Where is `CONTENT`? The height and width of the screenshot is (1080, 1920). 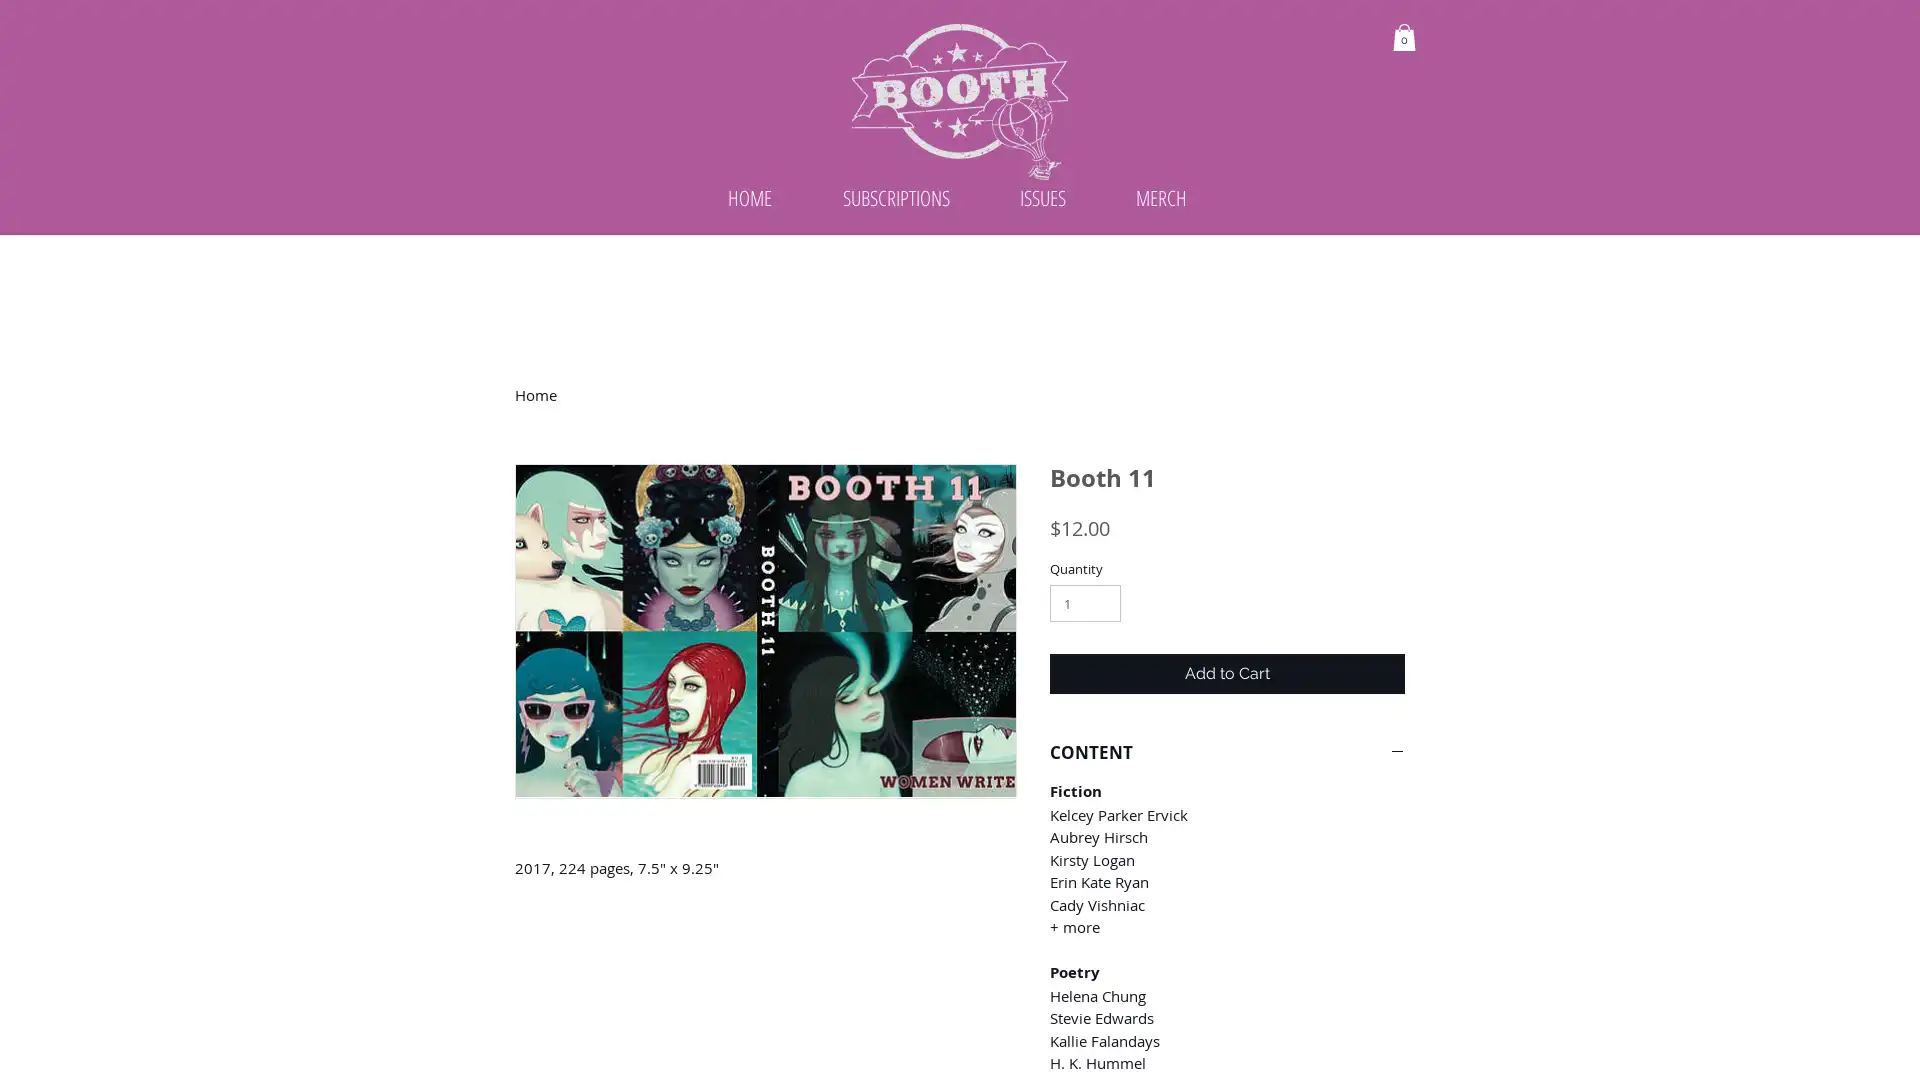
CONTENT is located at coordinates (1226, 752).